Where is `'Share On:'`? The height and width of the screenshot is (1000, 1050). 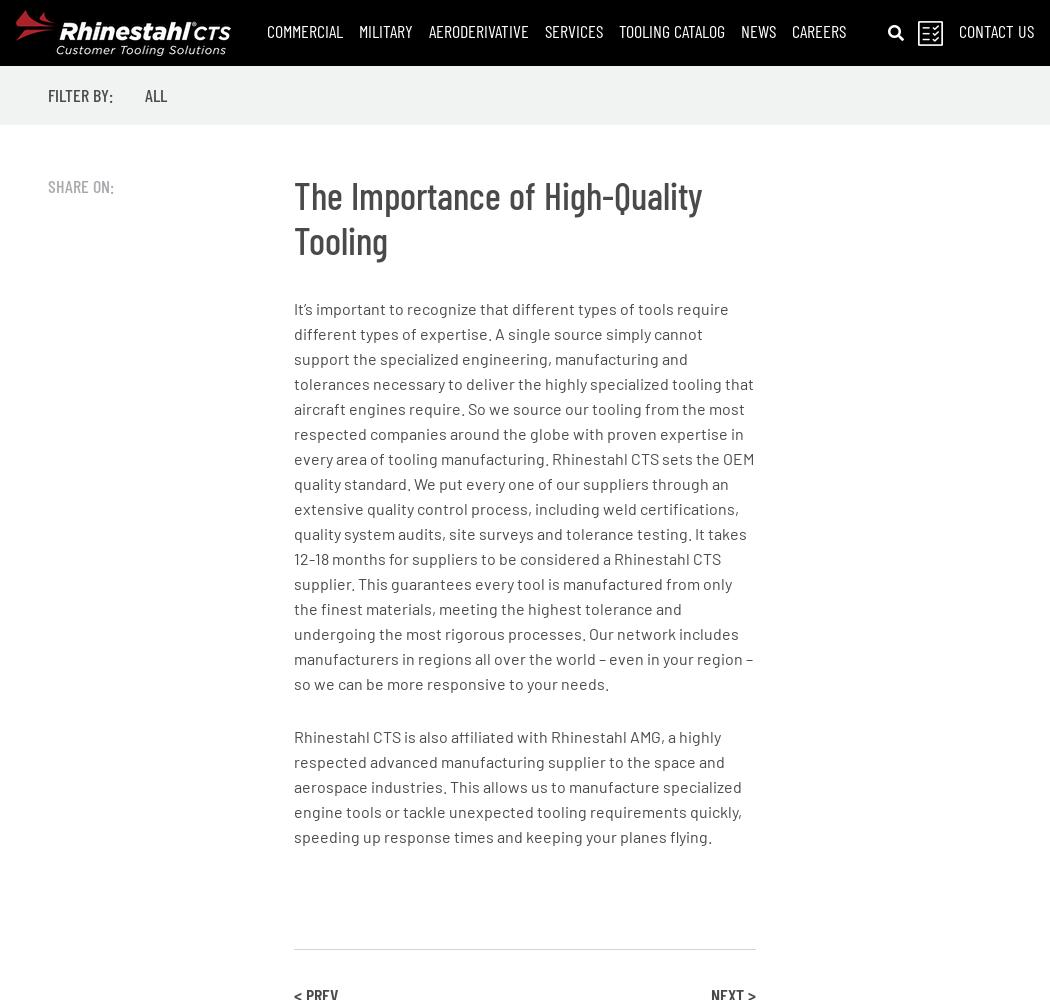 'Share On:' is located at coordinates (80, 186).